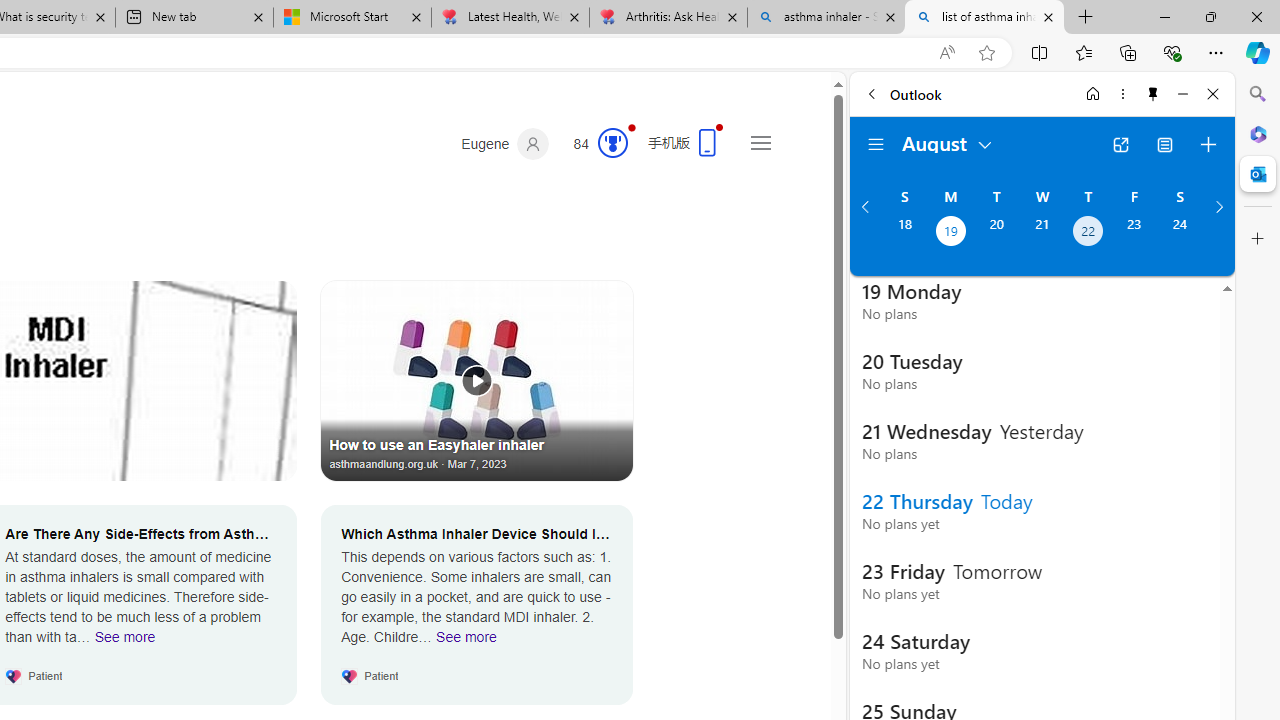 The height and width of the screenshot is (720, 1280). I want to click on 'Microsoft Rewards 84', so click(593, 143).